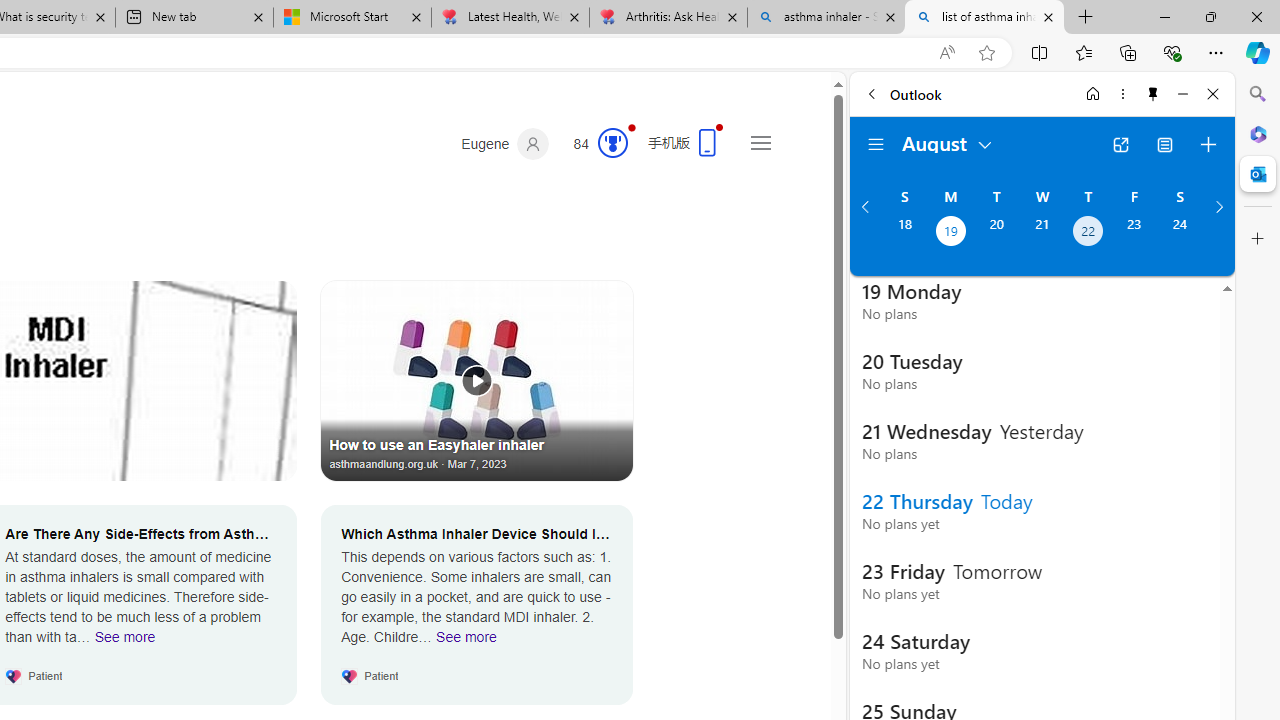 The height and width of the screenshot is (720, 1280). I want to click on 'Microsoft Rewards 84', so click(593, 143).